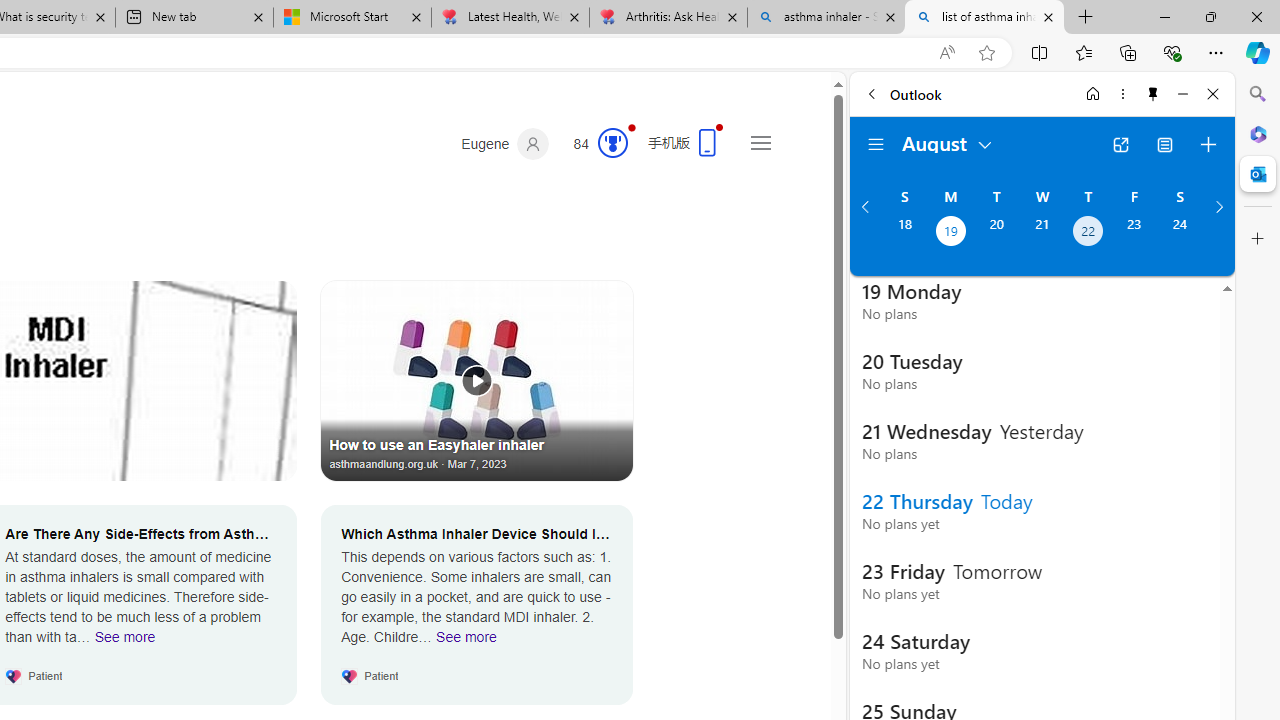 The height and width of the screenshot is (720, 1280). I want to click on 'Microsoft Rewards 84', so click(593, 143).